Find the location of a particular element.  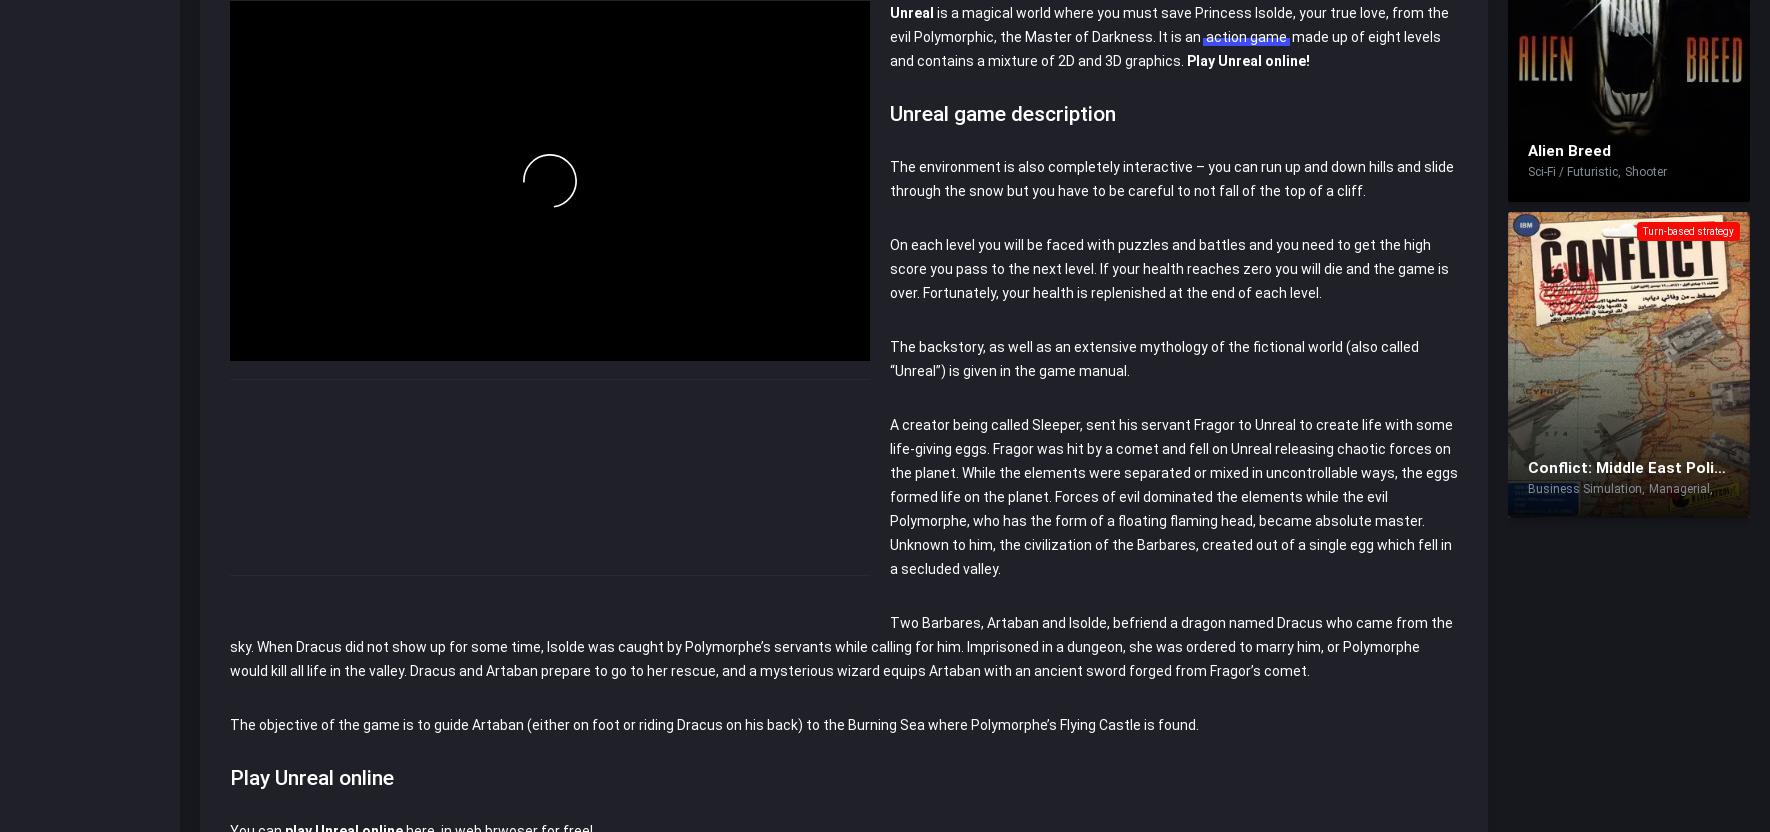

'Business Simulation' is located at coordinates (1527, 486).